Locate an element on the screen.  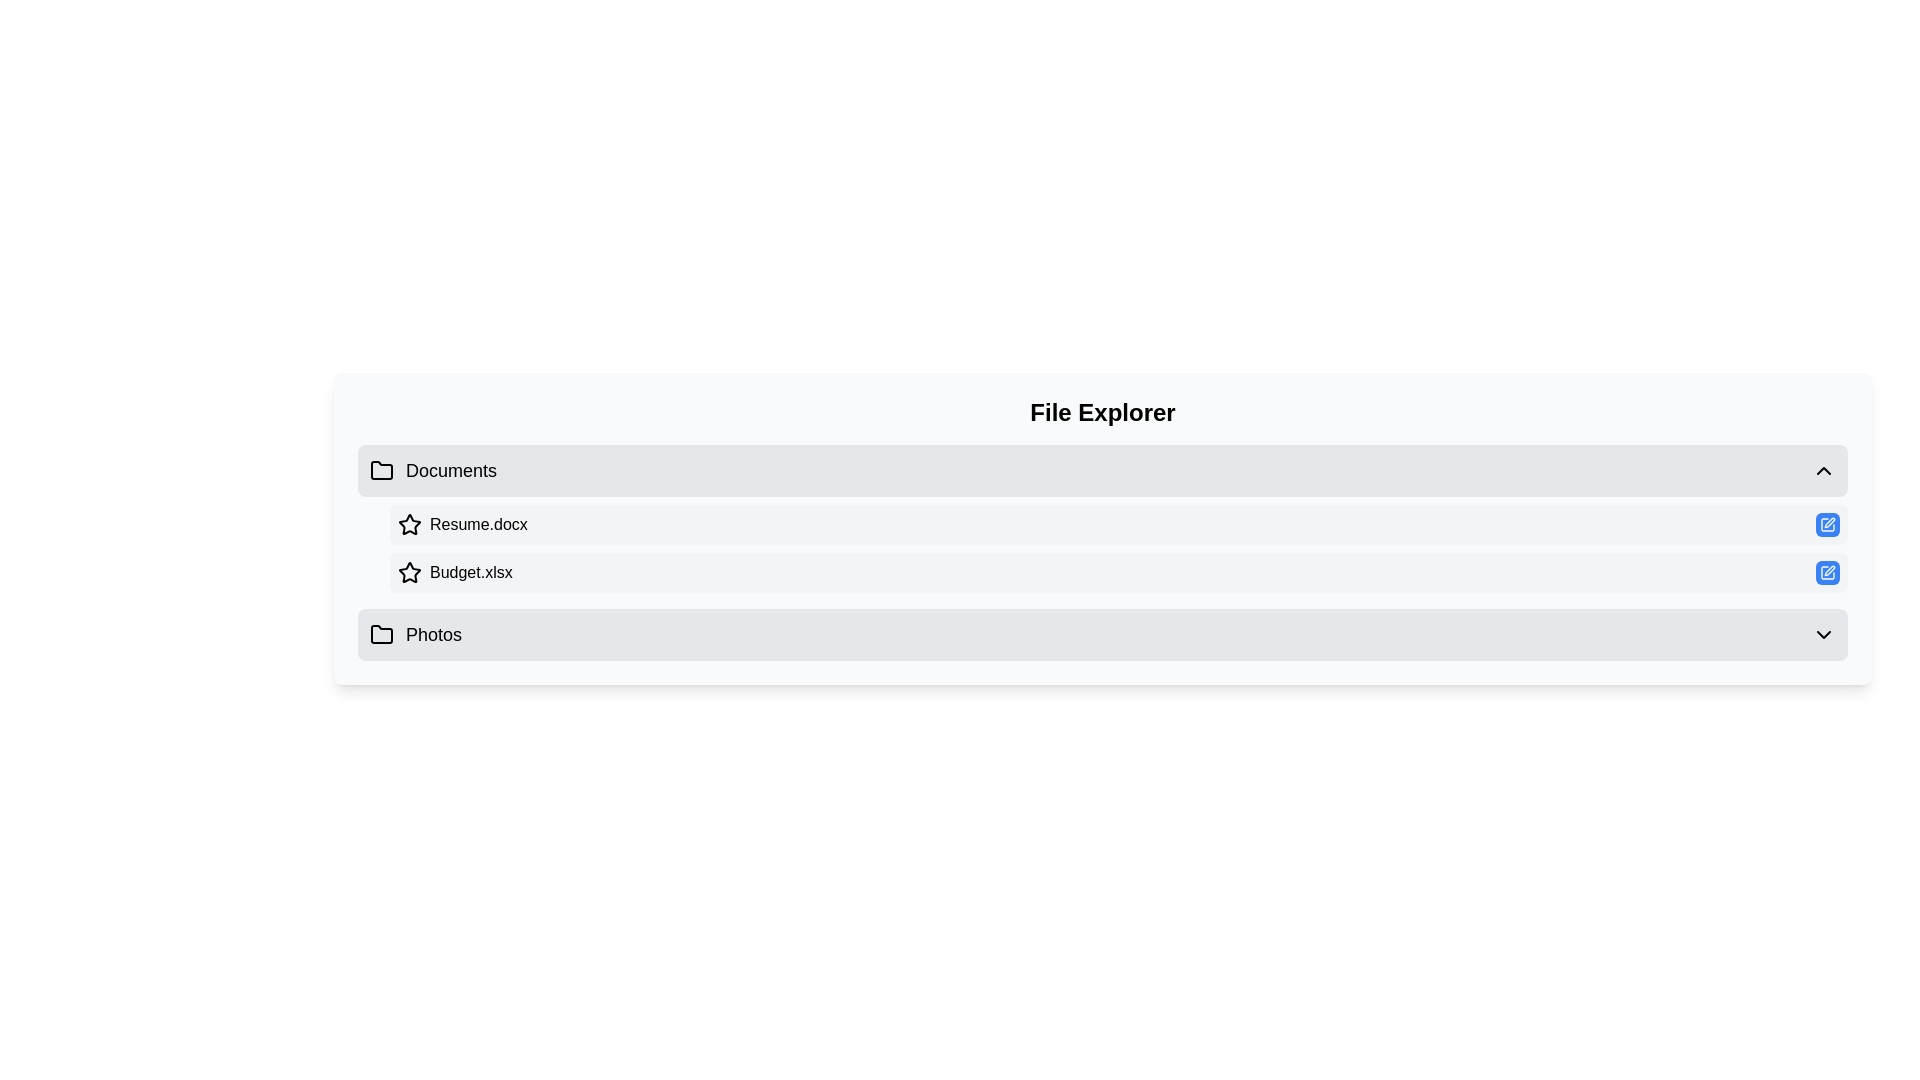
the folder icon located near the top-left section of the 'File Explorer' interface, directly aligned next to the 'Documents' text is located at coordinates (382, 470).